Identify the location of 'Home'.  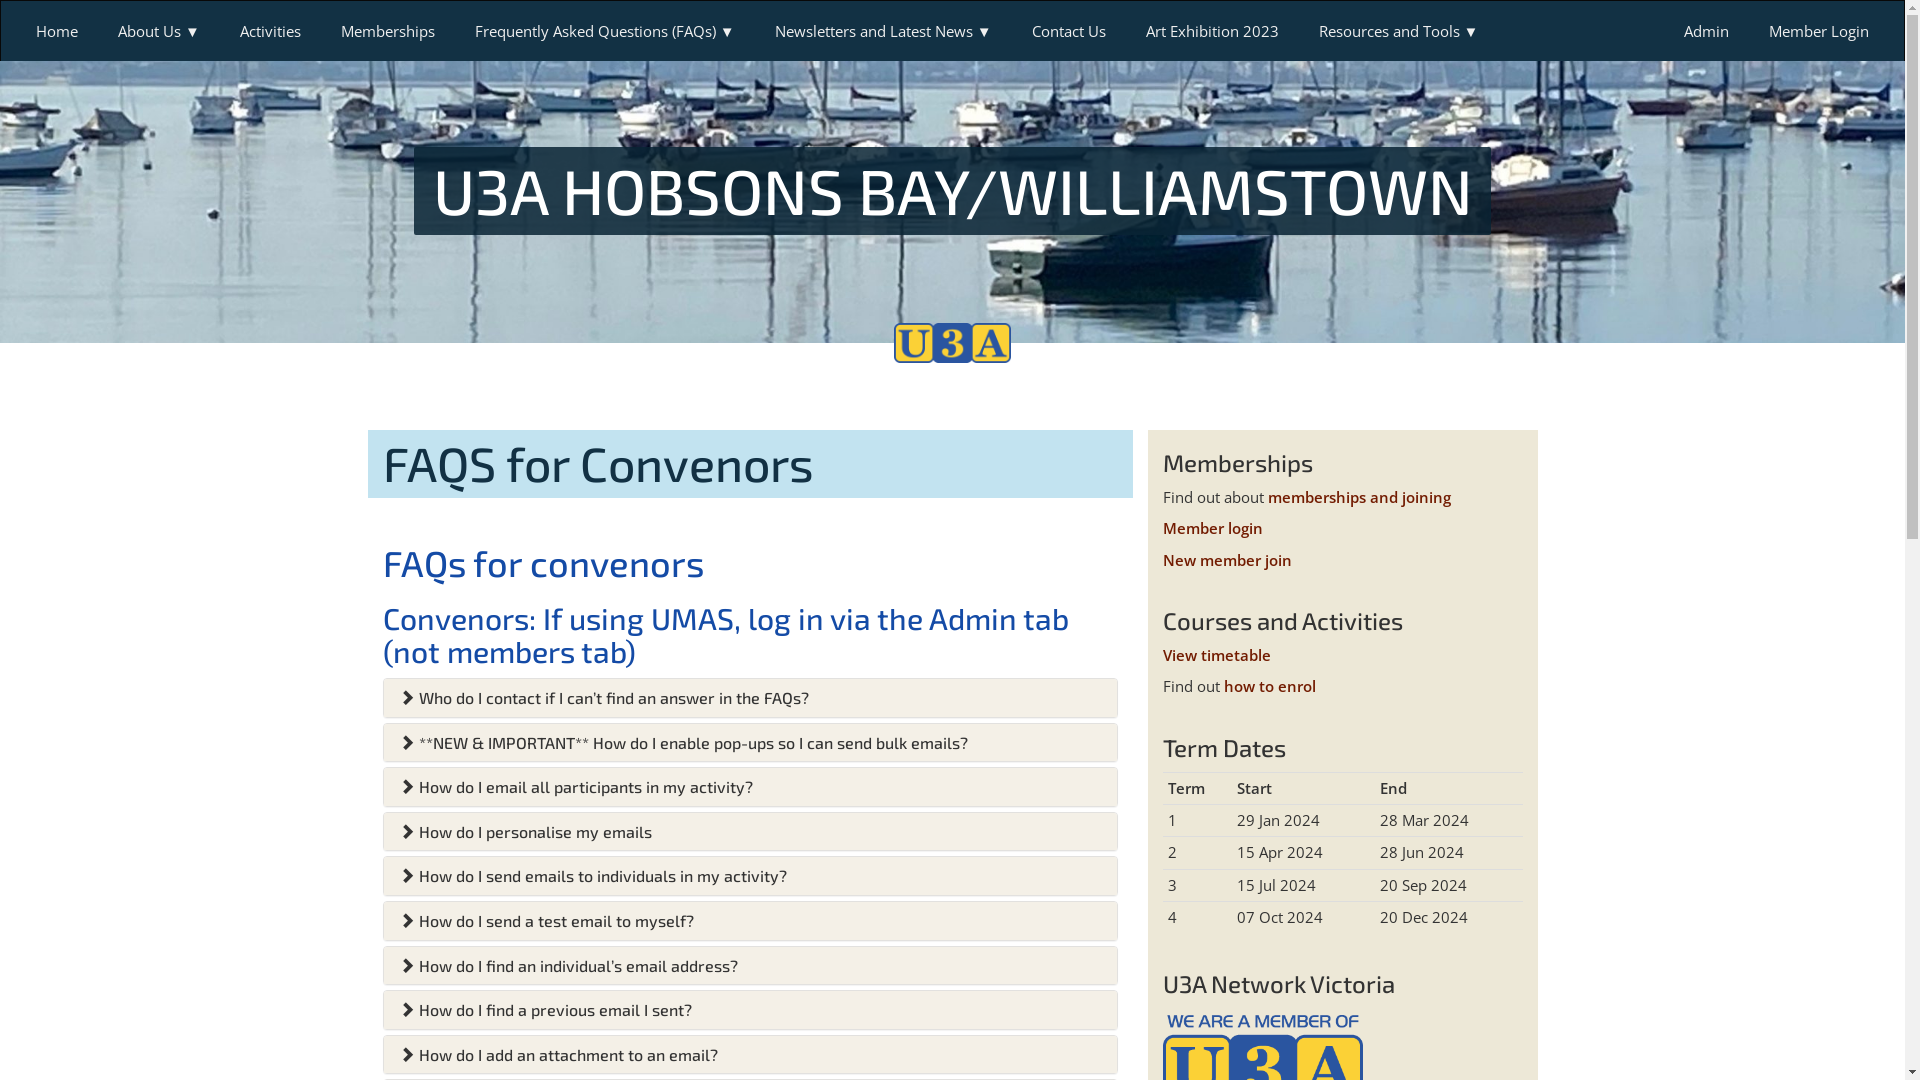
(57, 30).